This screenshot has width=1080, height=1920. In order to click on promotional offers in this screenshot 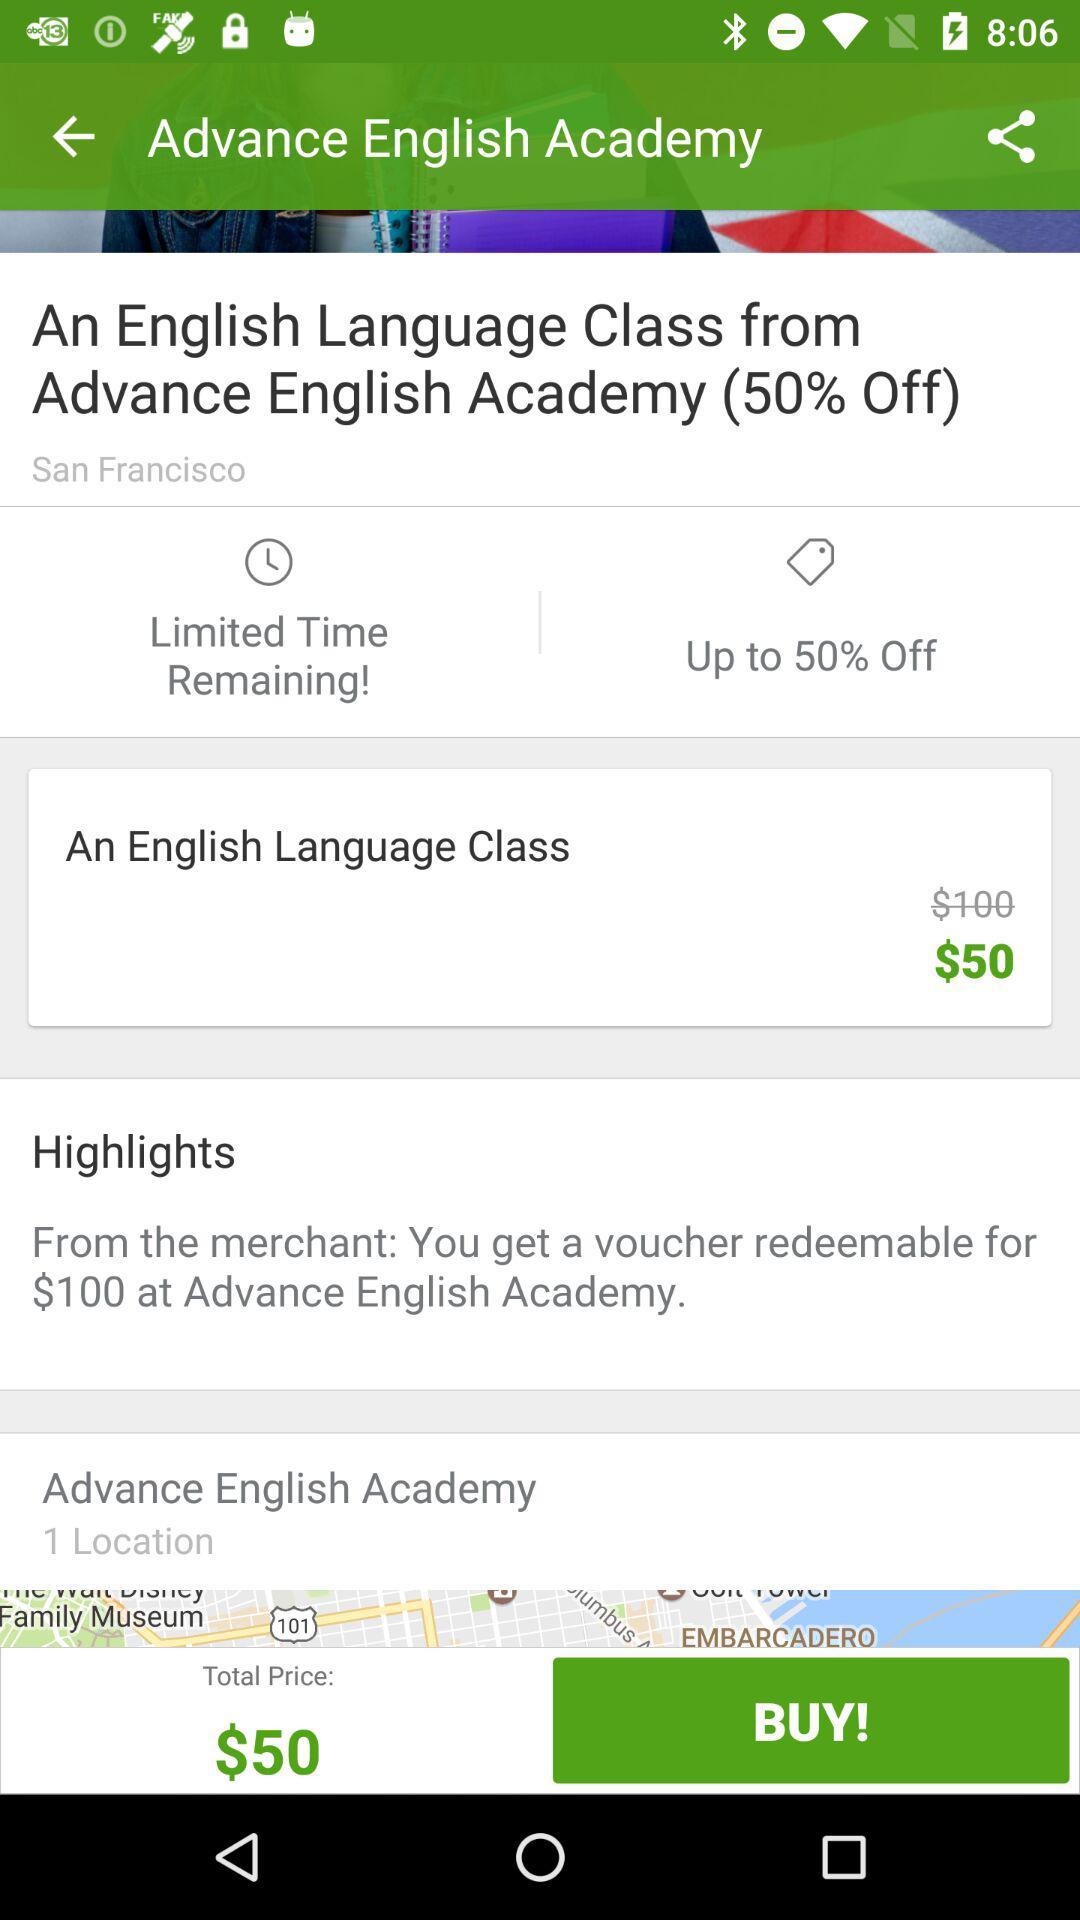, I will do `click(540, 1274)`.